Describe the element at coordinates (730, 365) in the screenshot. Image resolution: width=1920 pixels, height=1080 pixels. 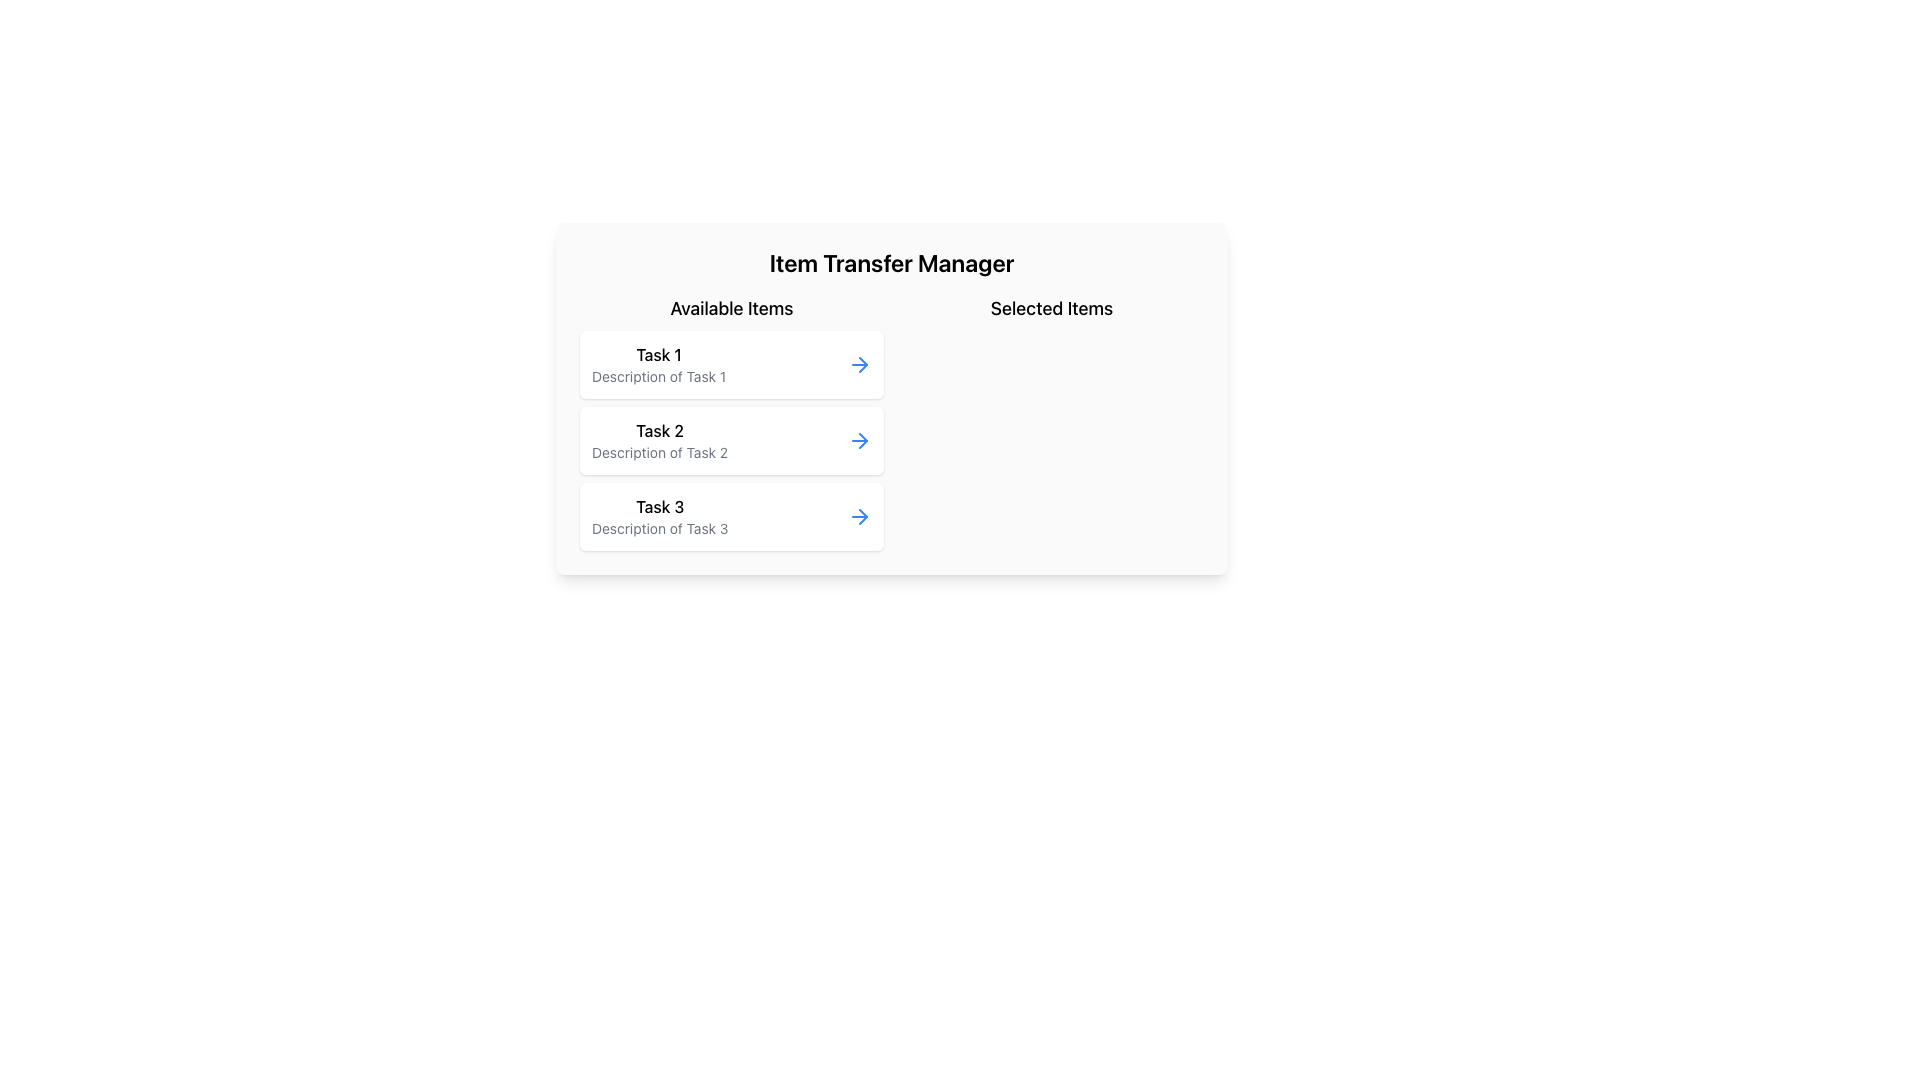
I see `the first list item under 'Available Items' which presents the title and description of a task` at that location.